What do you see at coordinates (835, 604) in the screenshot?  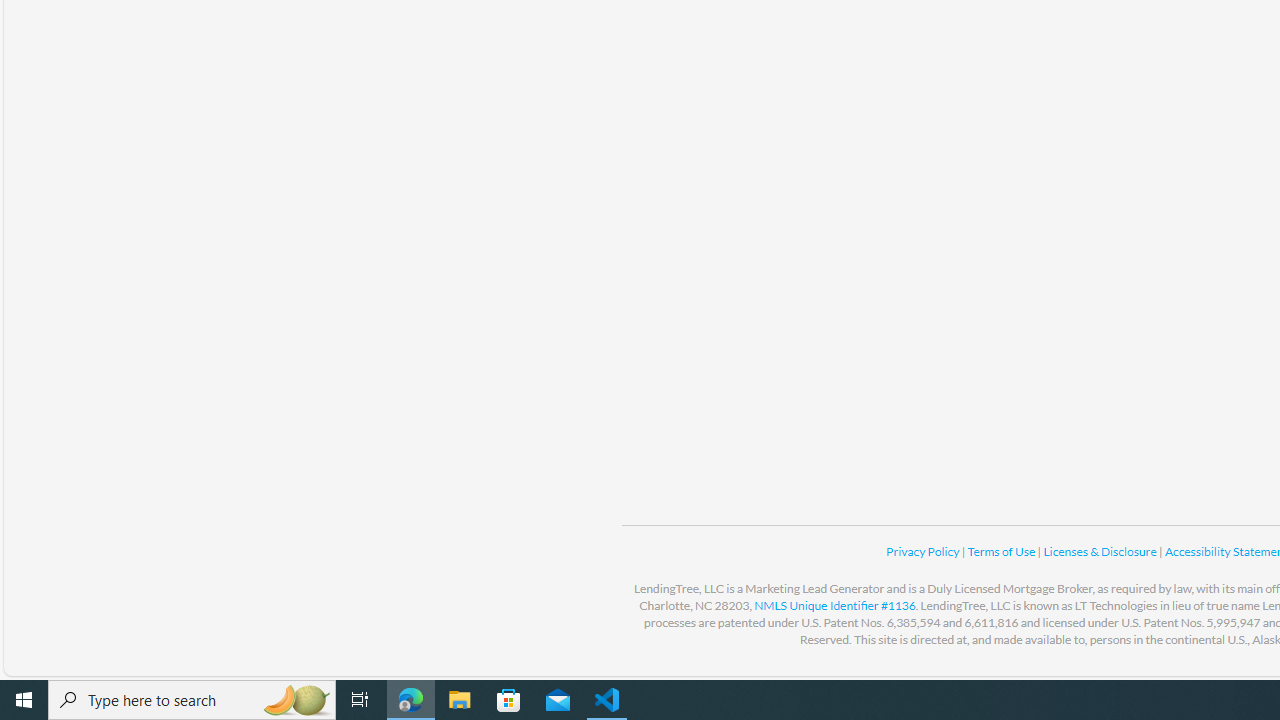 I see `'NMLS Unique Identifier #1136'` at bounding box center [835, 604].